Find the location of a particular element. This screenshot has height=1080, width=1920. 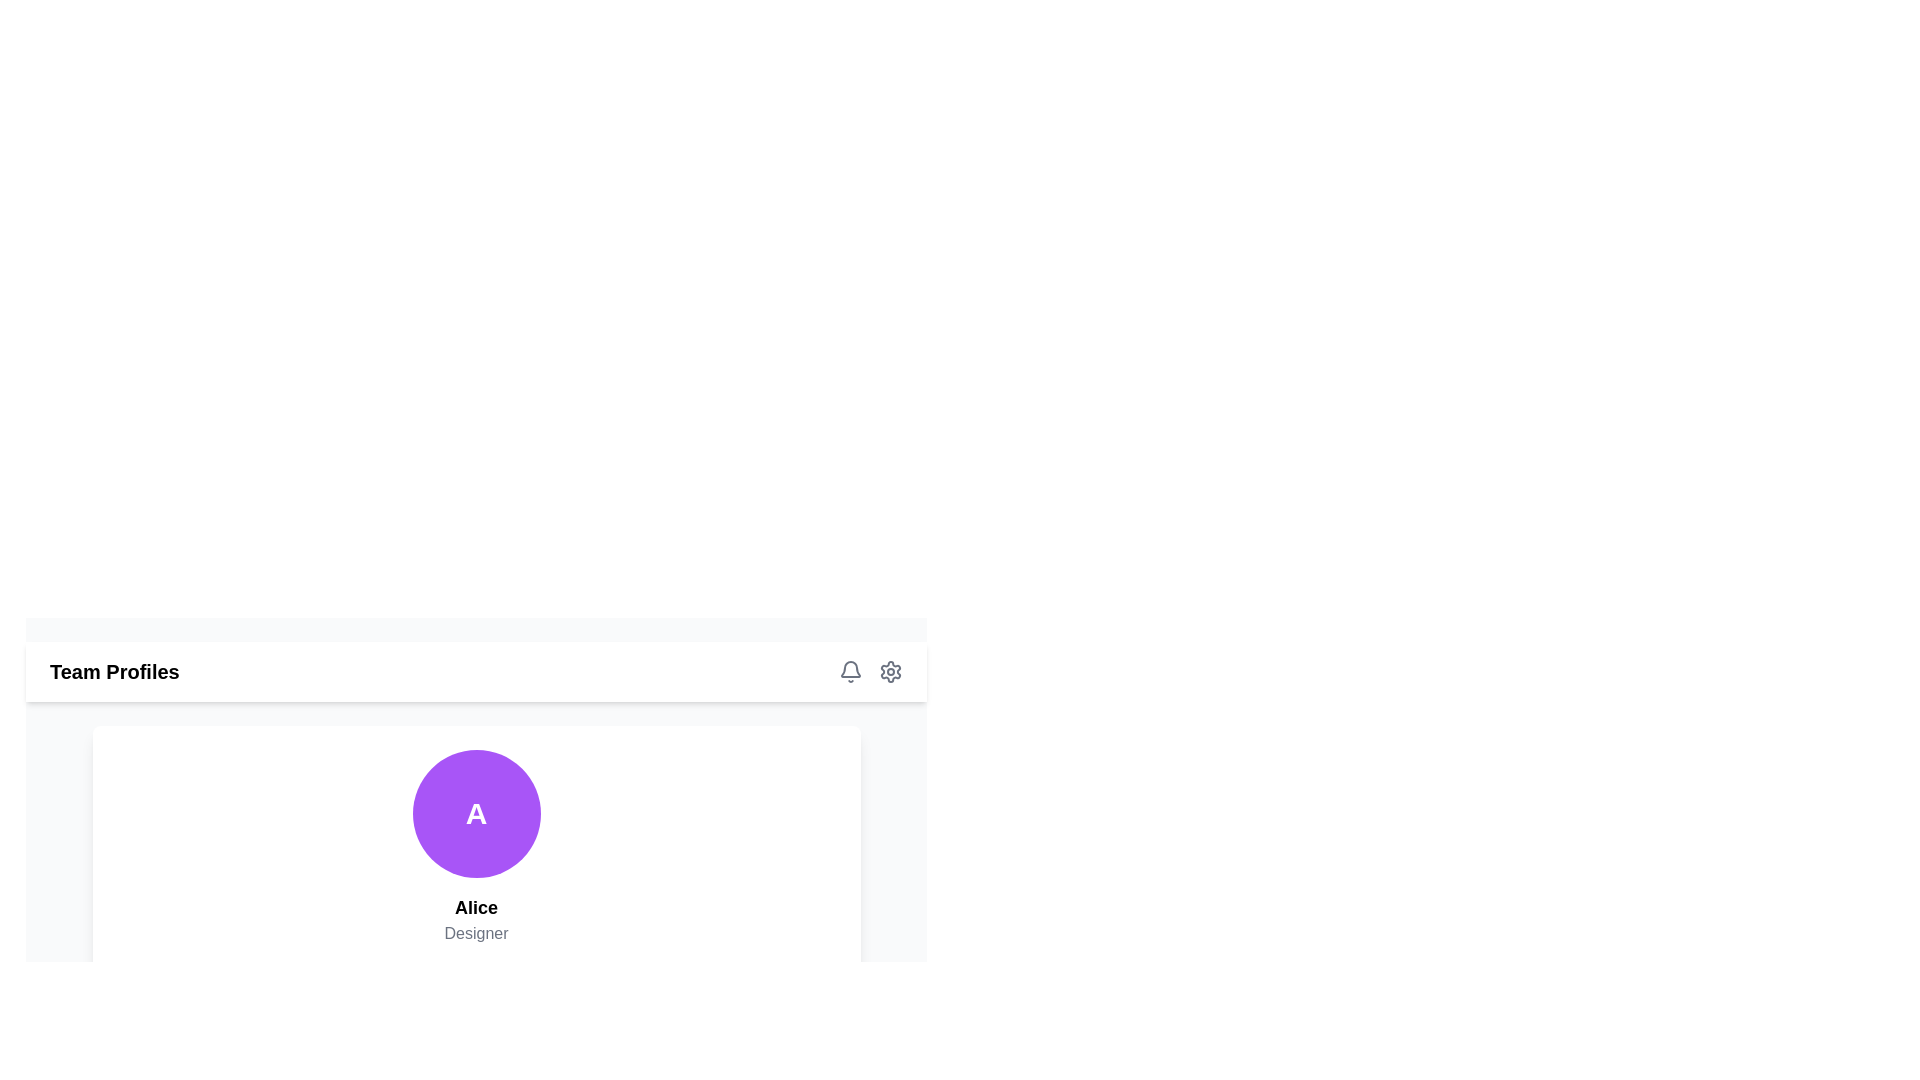

the gear icon in the notification and settings group located in the top-right corner of the navigation bar is located at coordinates (870, 671).